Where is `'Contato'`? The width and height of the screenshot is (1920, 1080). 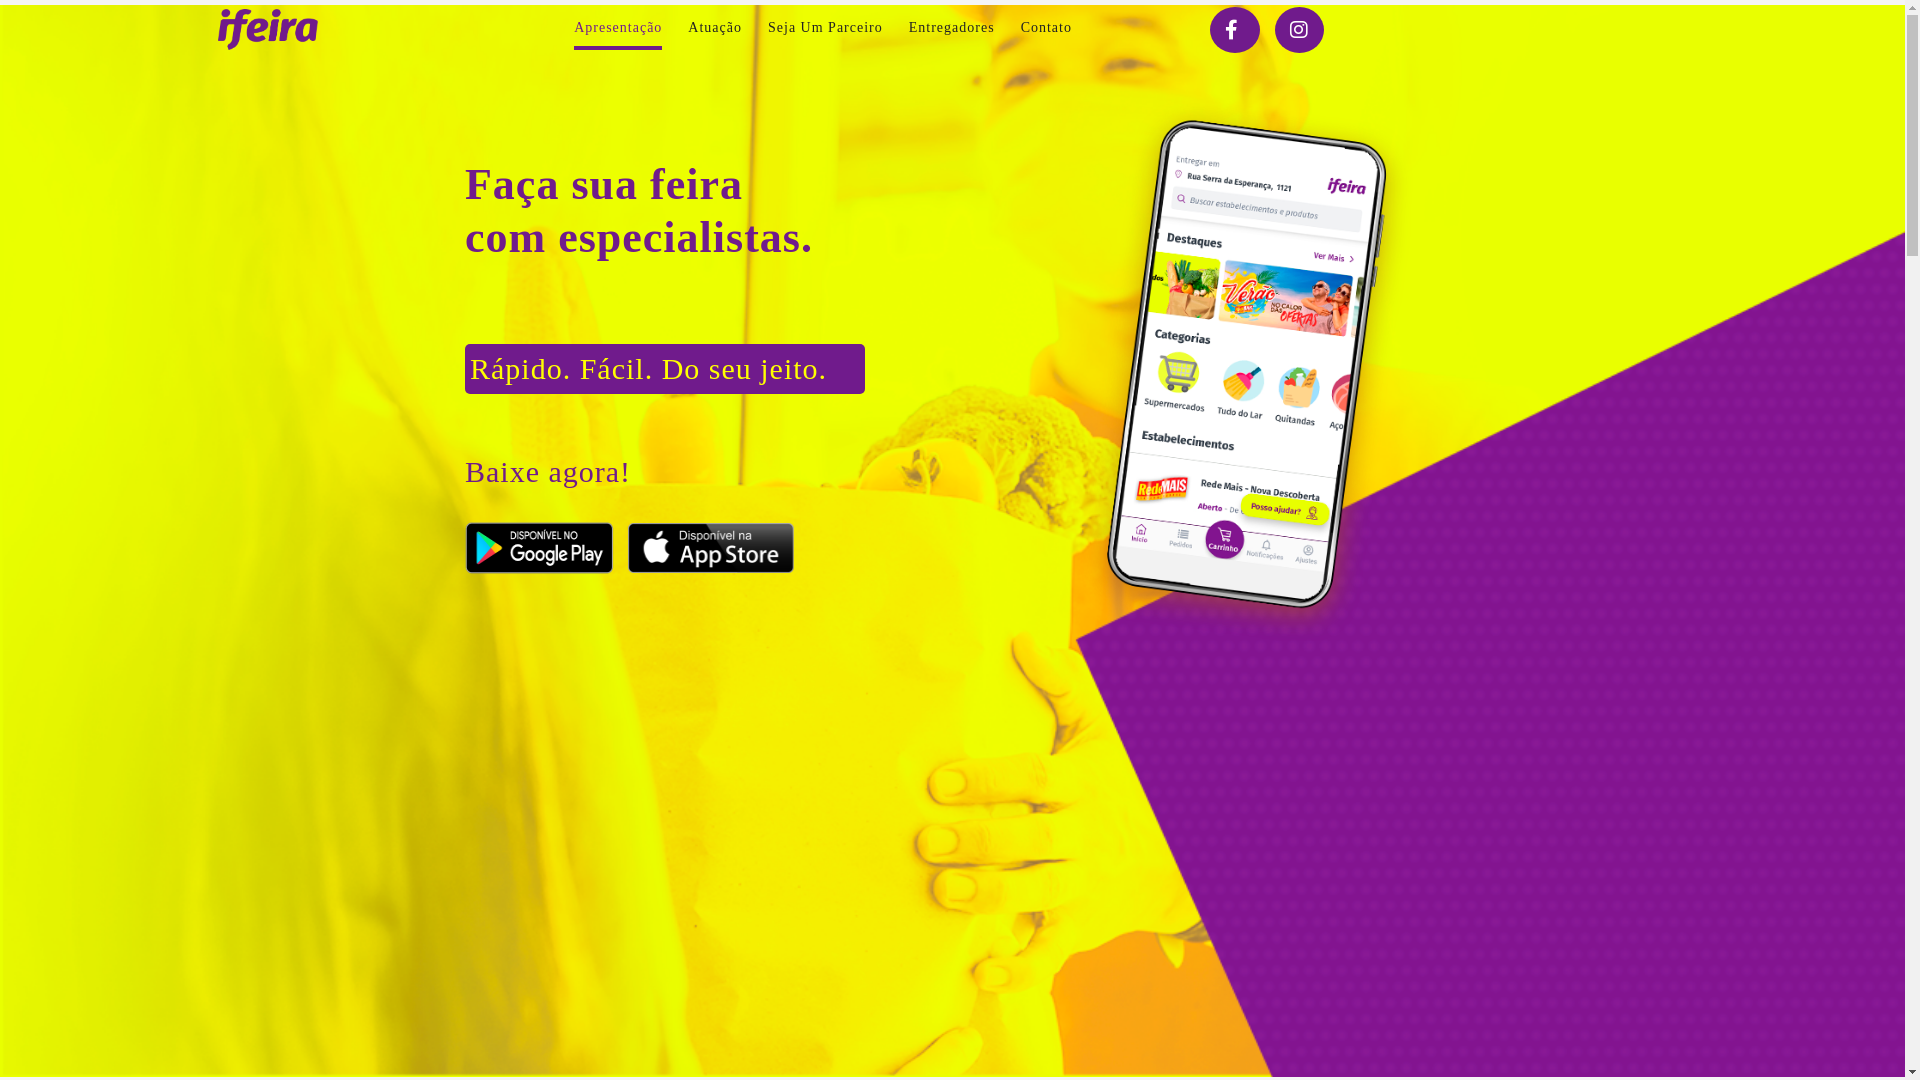 'Contato' is located at coordinates (1045, 27).